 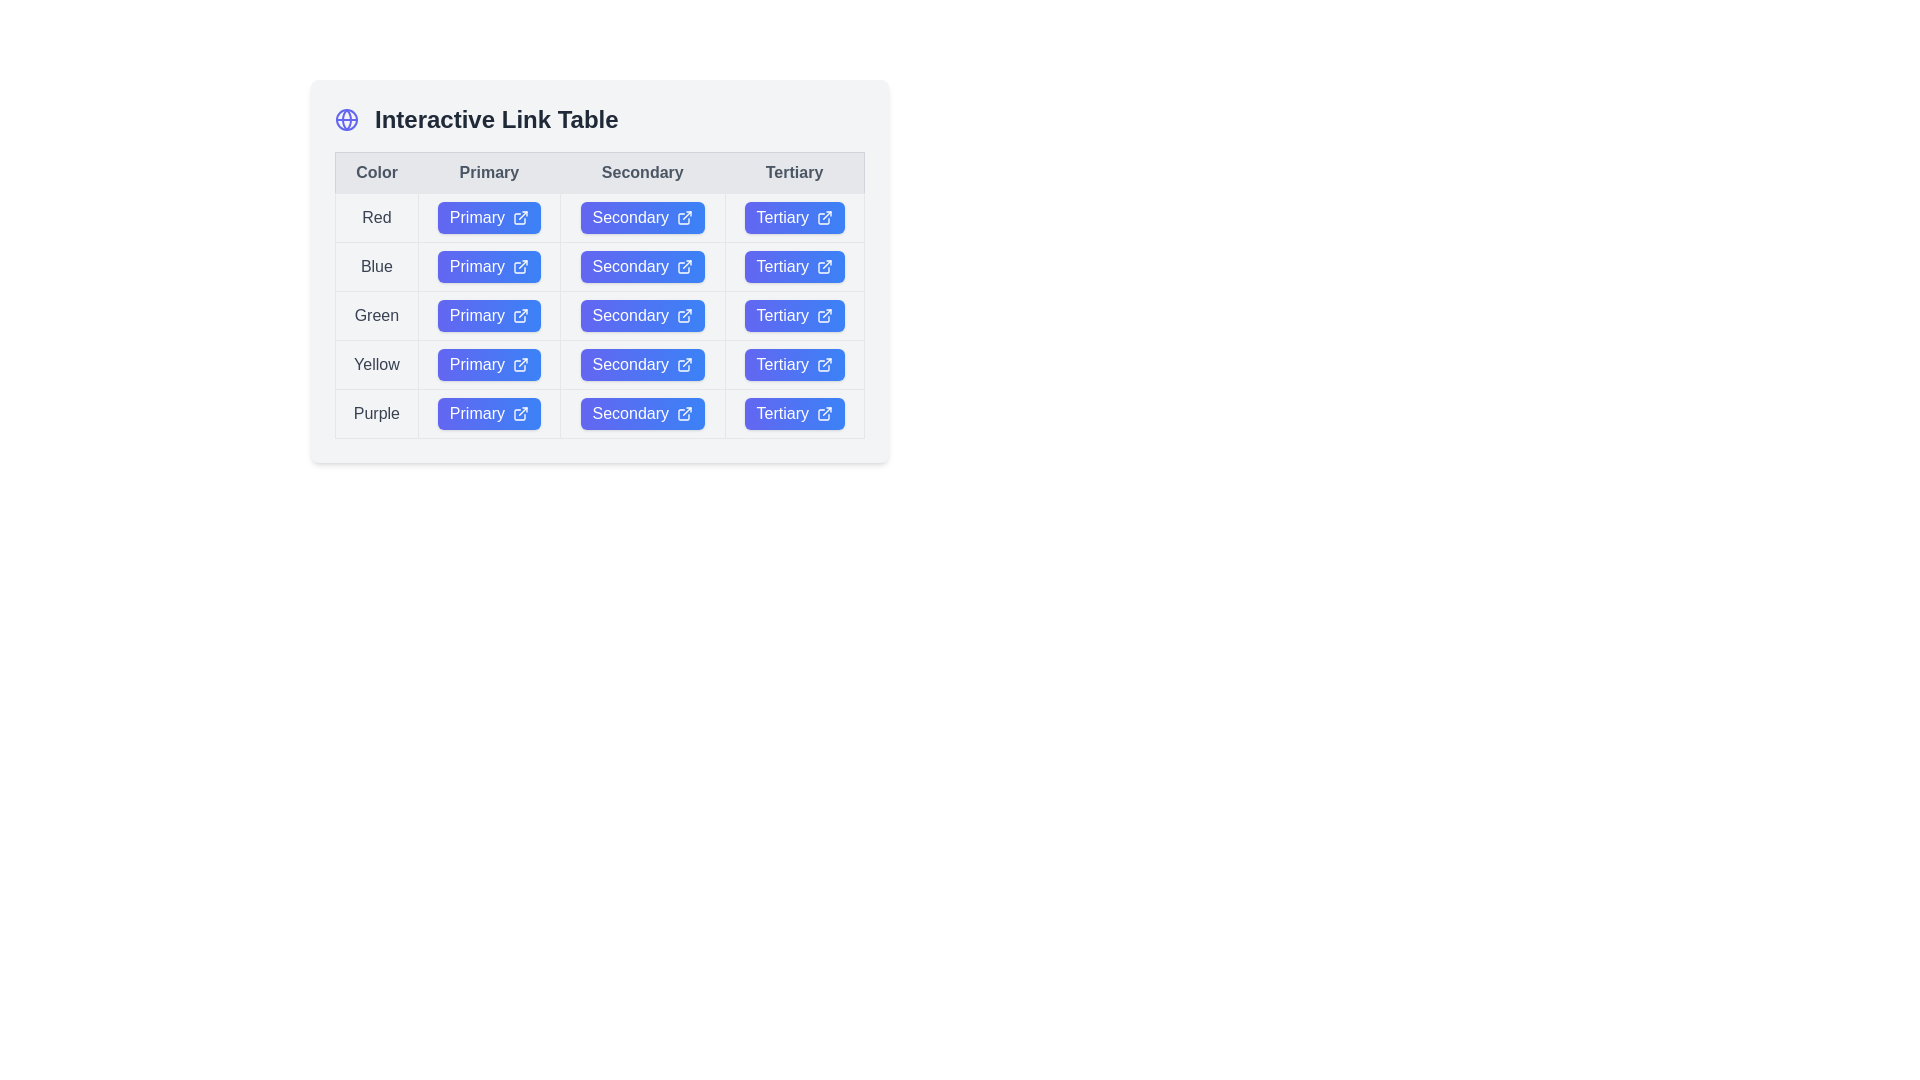 What do you see at coordinates (685, 218) in the screenshot?
I see `the icon in the 'Secondary' button (first row, red color) of the 'Interactive Link Table'` at bounding box center [685, 218].